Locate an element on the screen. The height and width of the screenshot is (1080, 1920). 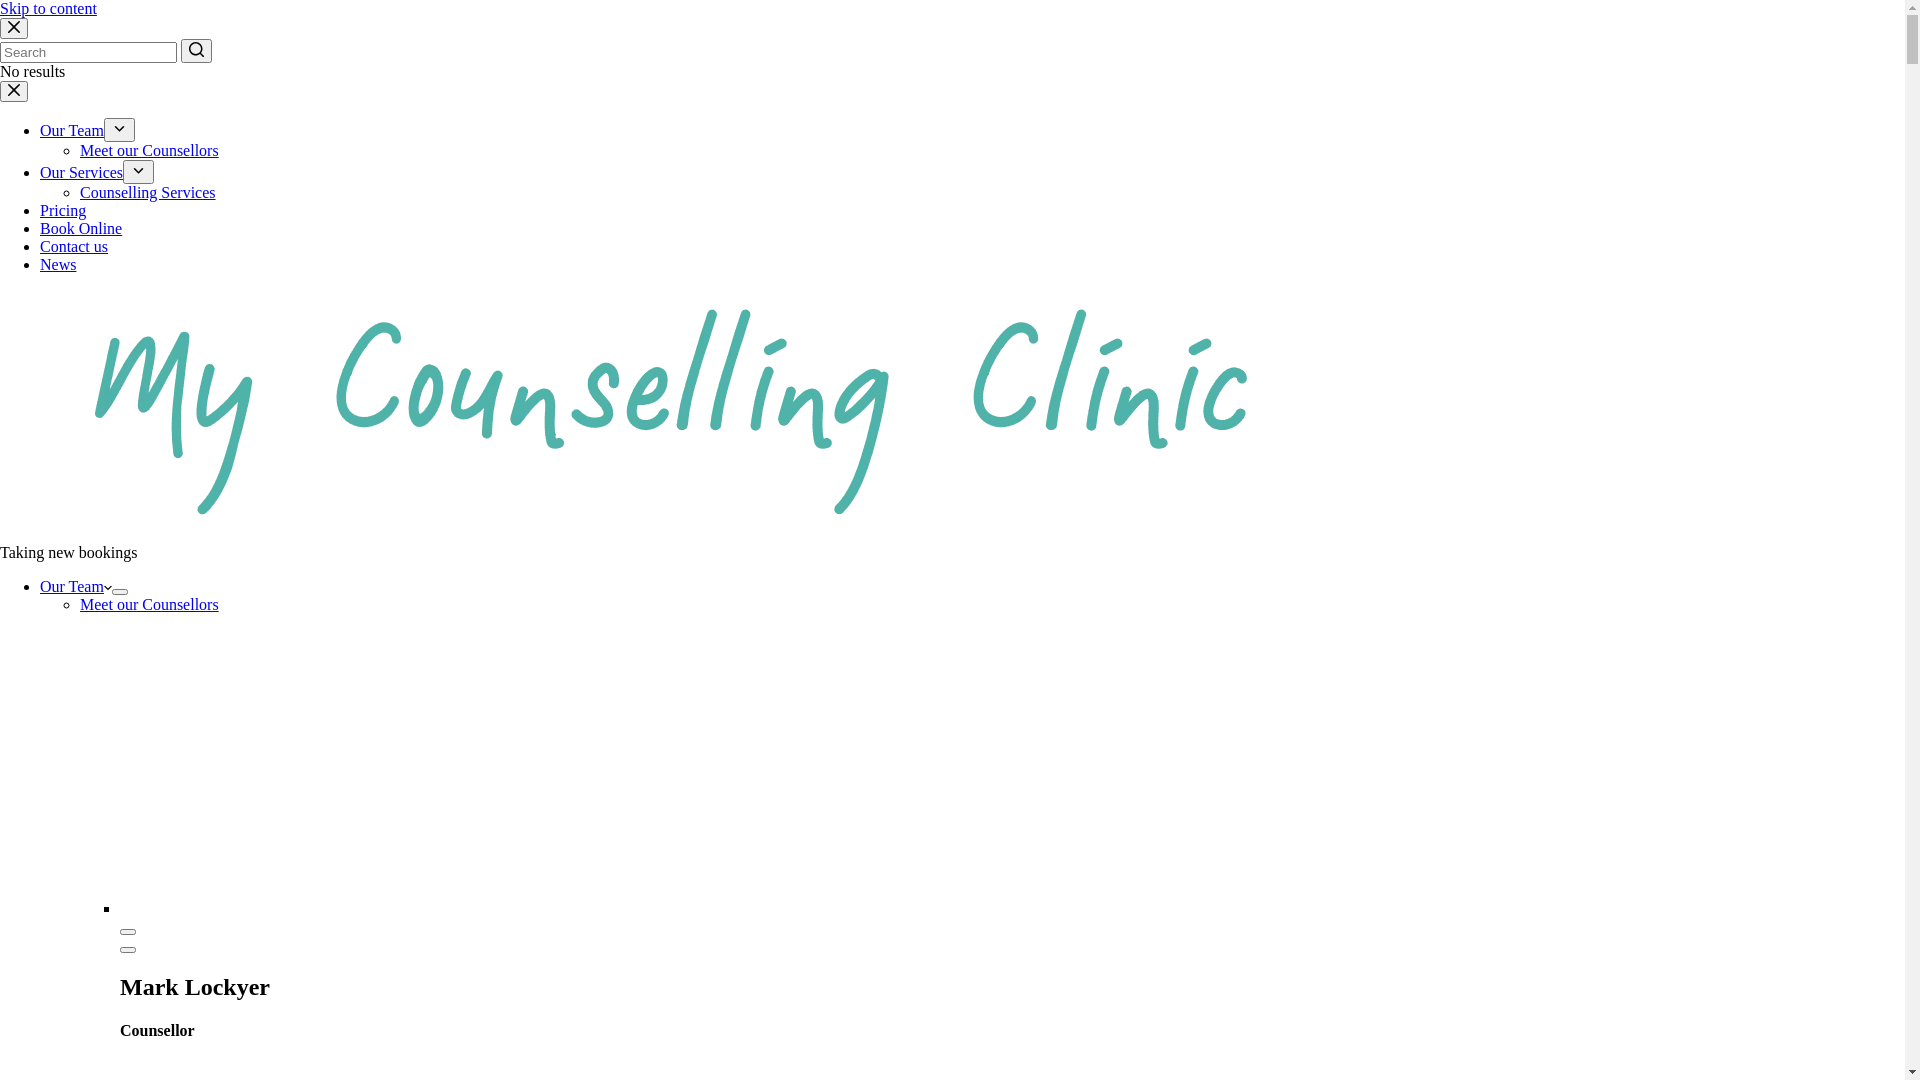
'Our Services' is located at coordinates (80, 171).